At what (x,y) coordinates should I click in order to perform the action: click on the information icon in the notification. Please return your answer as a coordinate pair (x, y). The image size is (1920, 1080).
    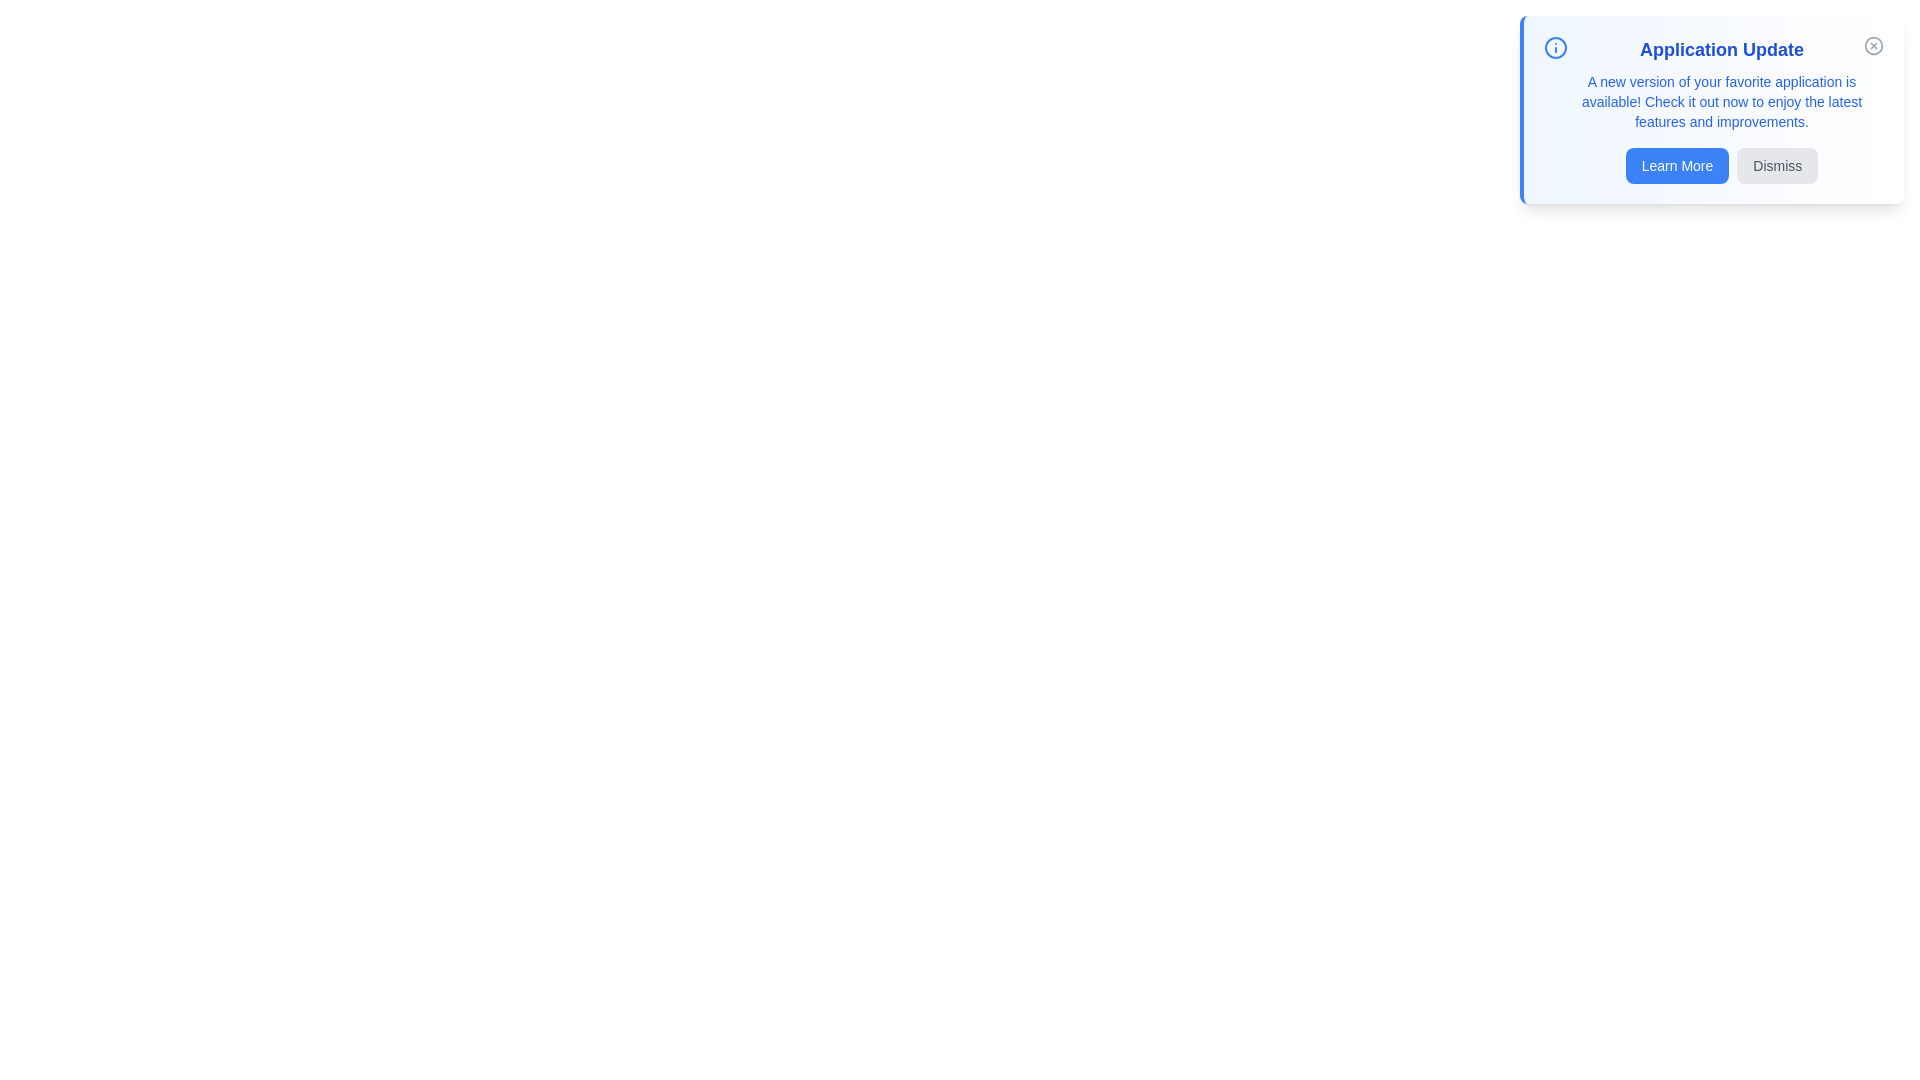
    Looking at the image, I should click on (1554, 46).